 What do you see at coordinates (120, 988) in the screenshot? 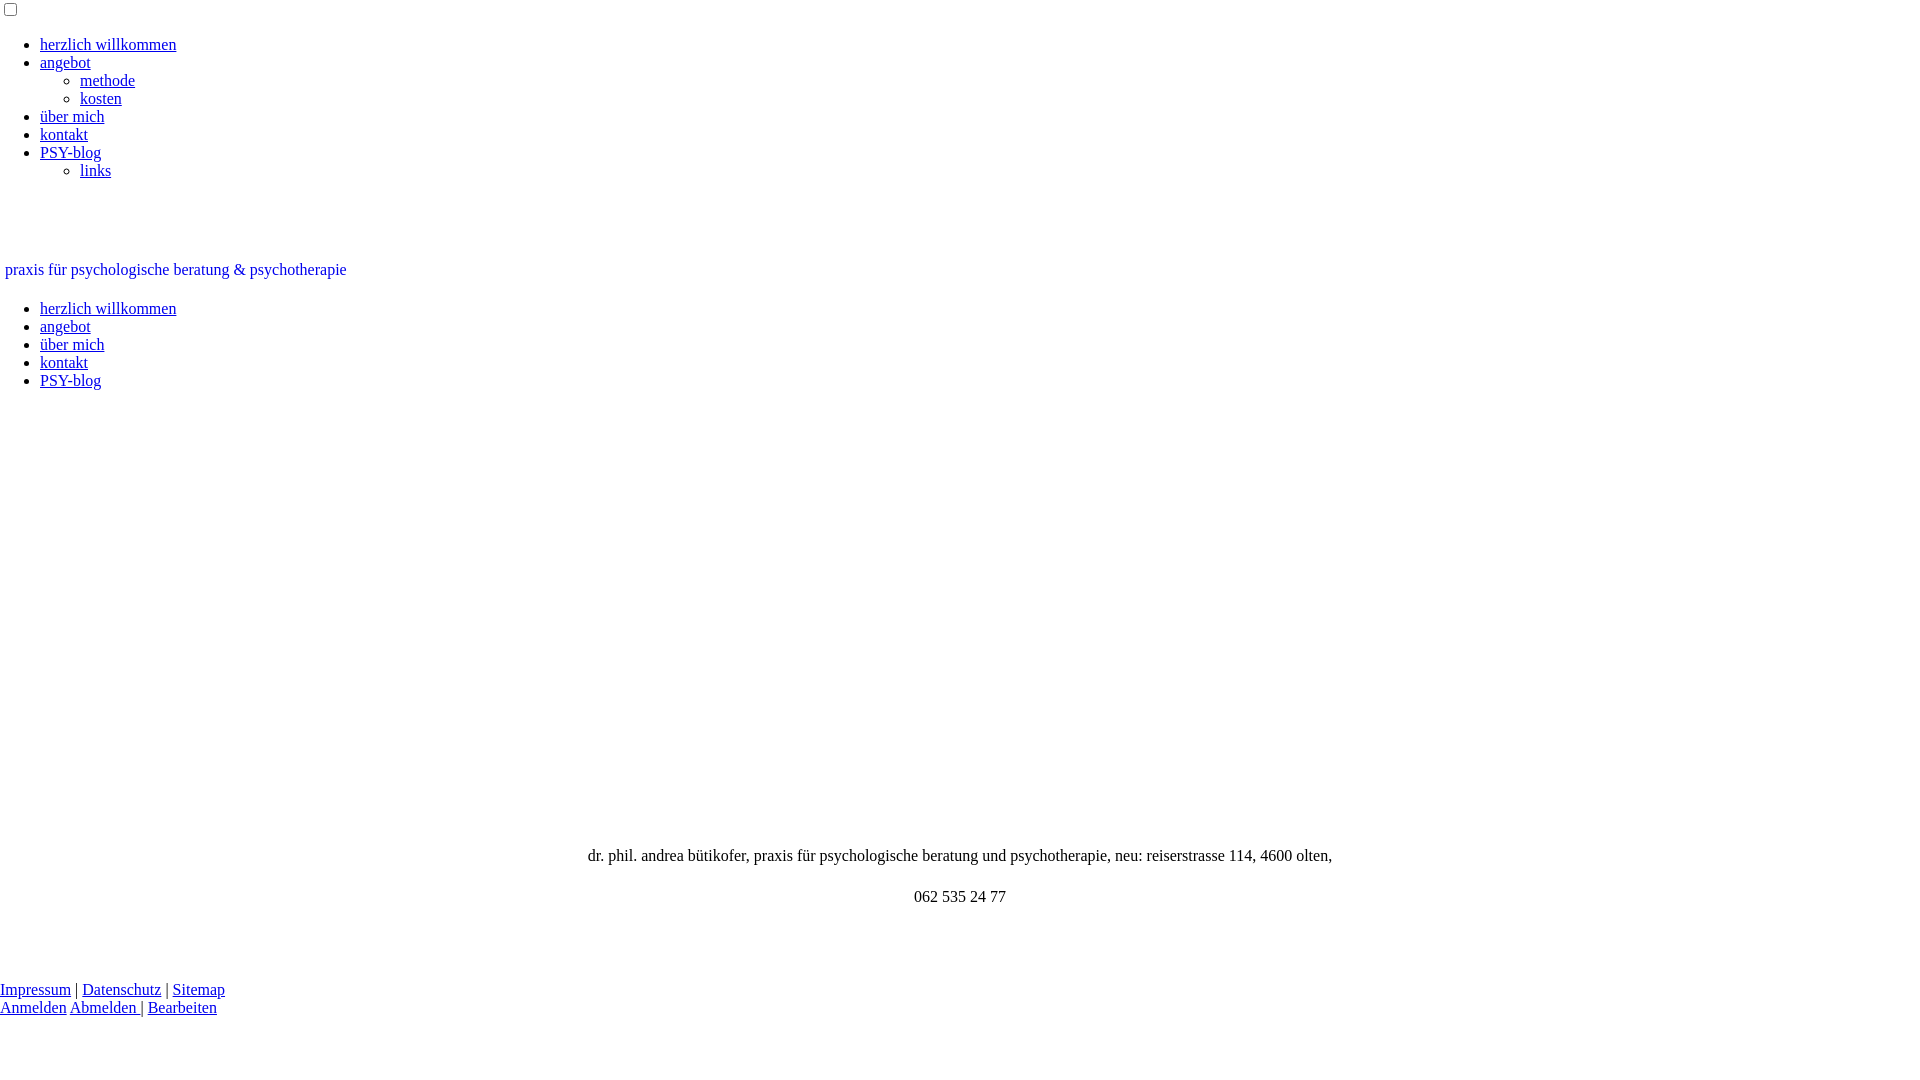
I see `'Datenschutz'` at bounding box center [120, 988].